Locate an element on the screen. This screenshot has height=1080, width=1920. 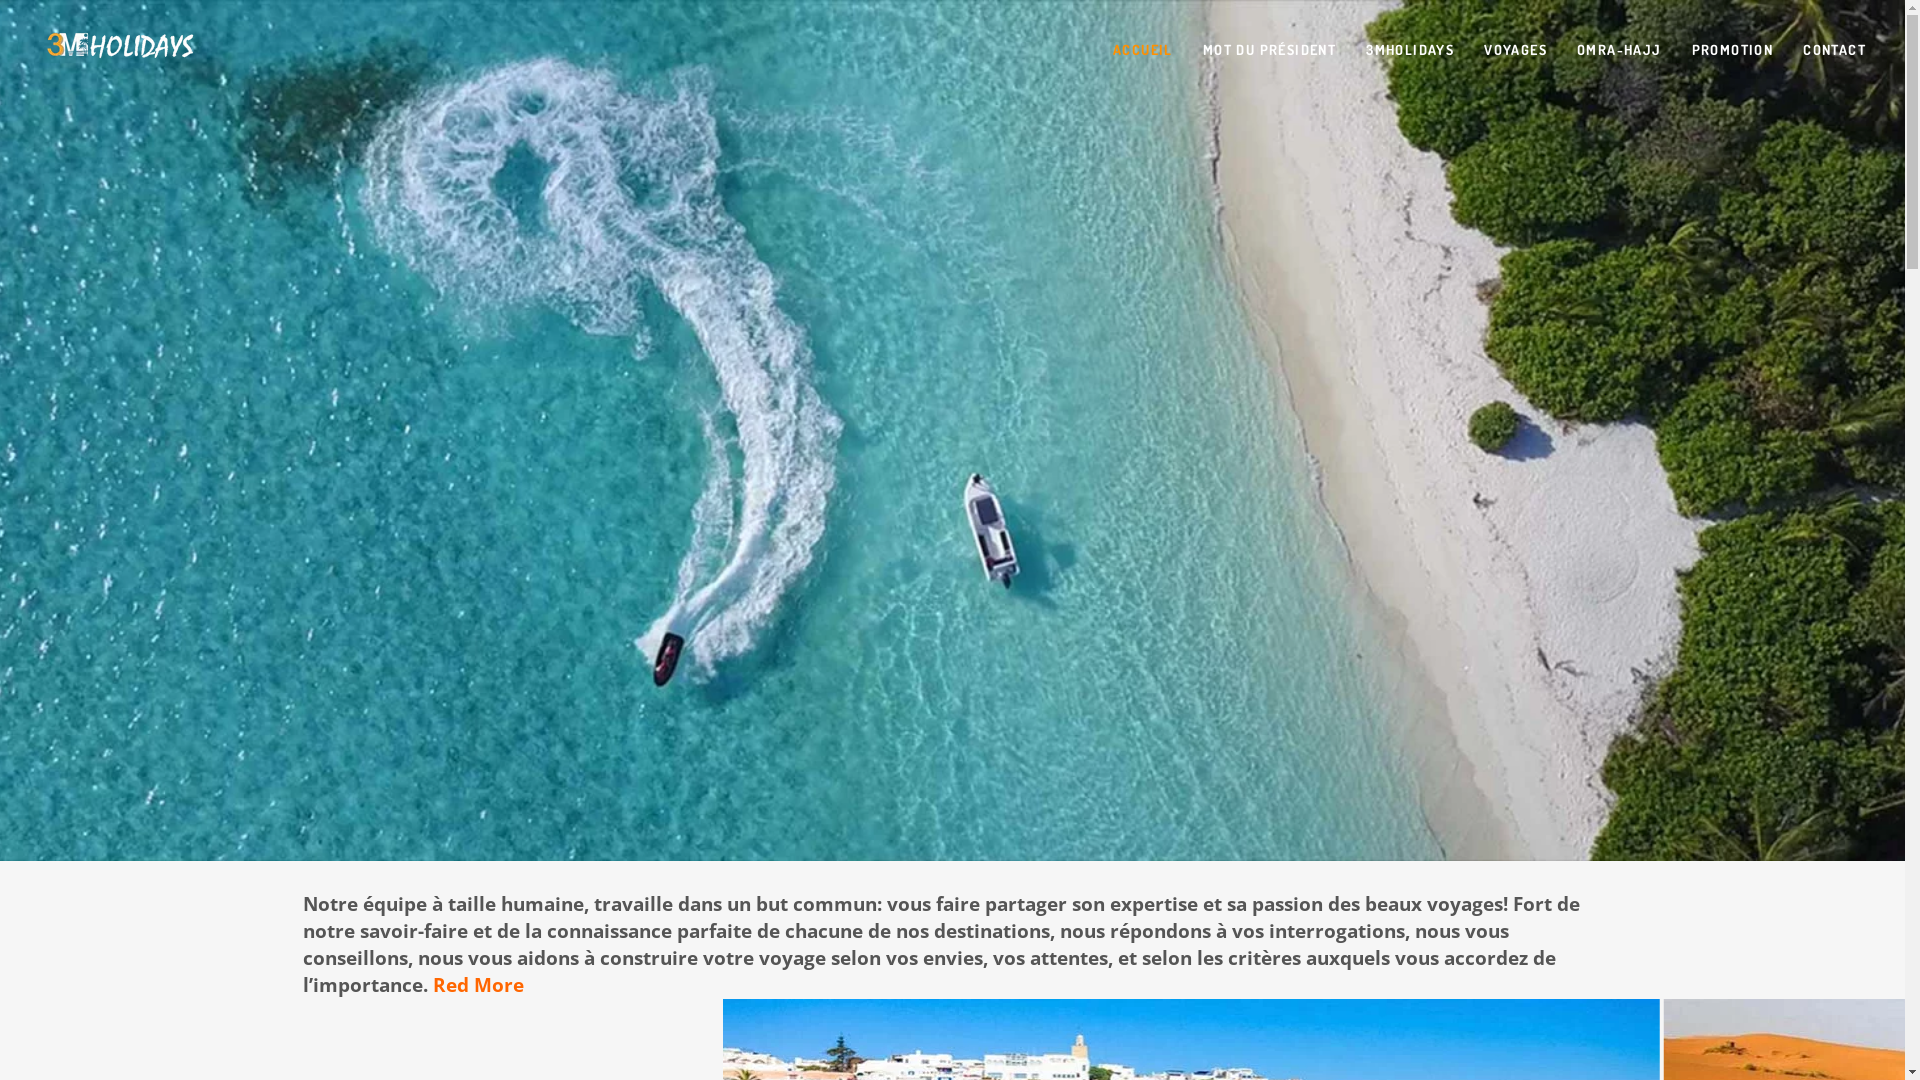
'3MHOLIDAYS' is located at coordinates (1409, 49).